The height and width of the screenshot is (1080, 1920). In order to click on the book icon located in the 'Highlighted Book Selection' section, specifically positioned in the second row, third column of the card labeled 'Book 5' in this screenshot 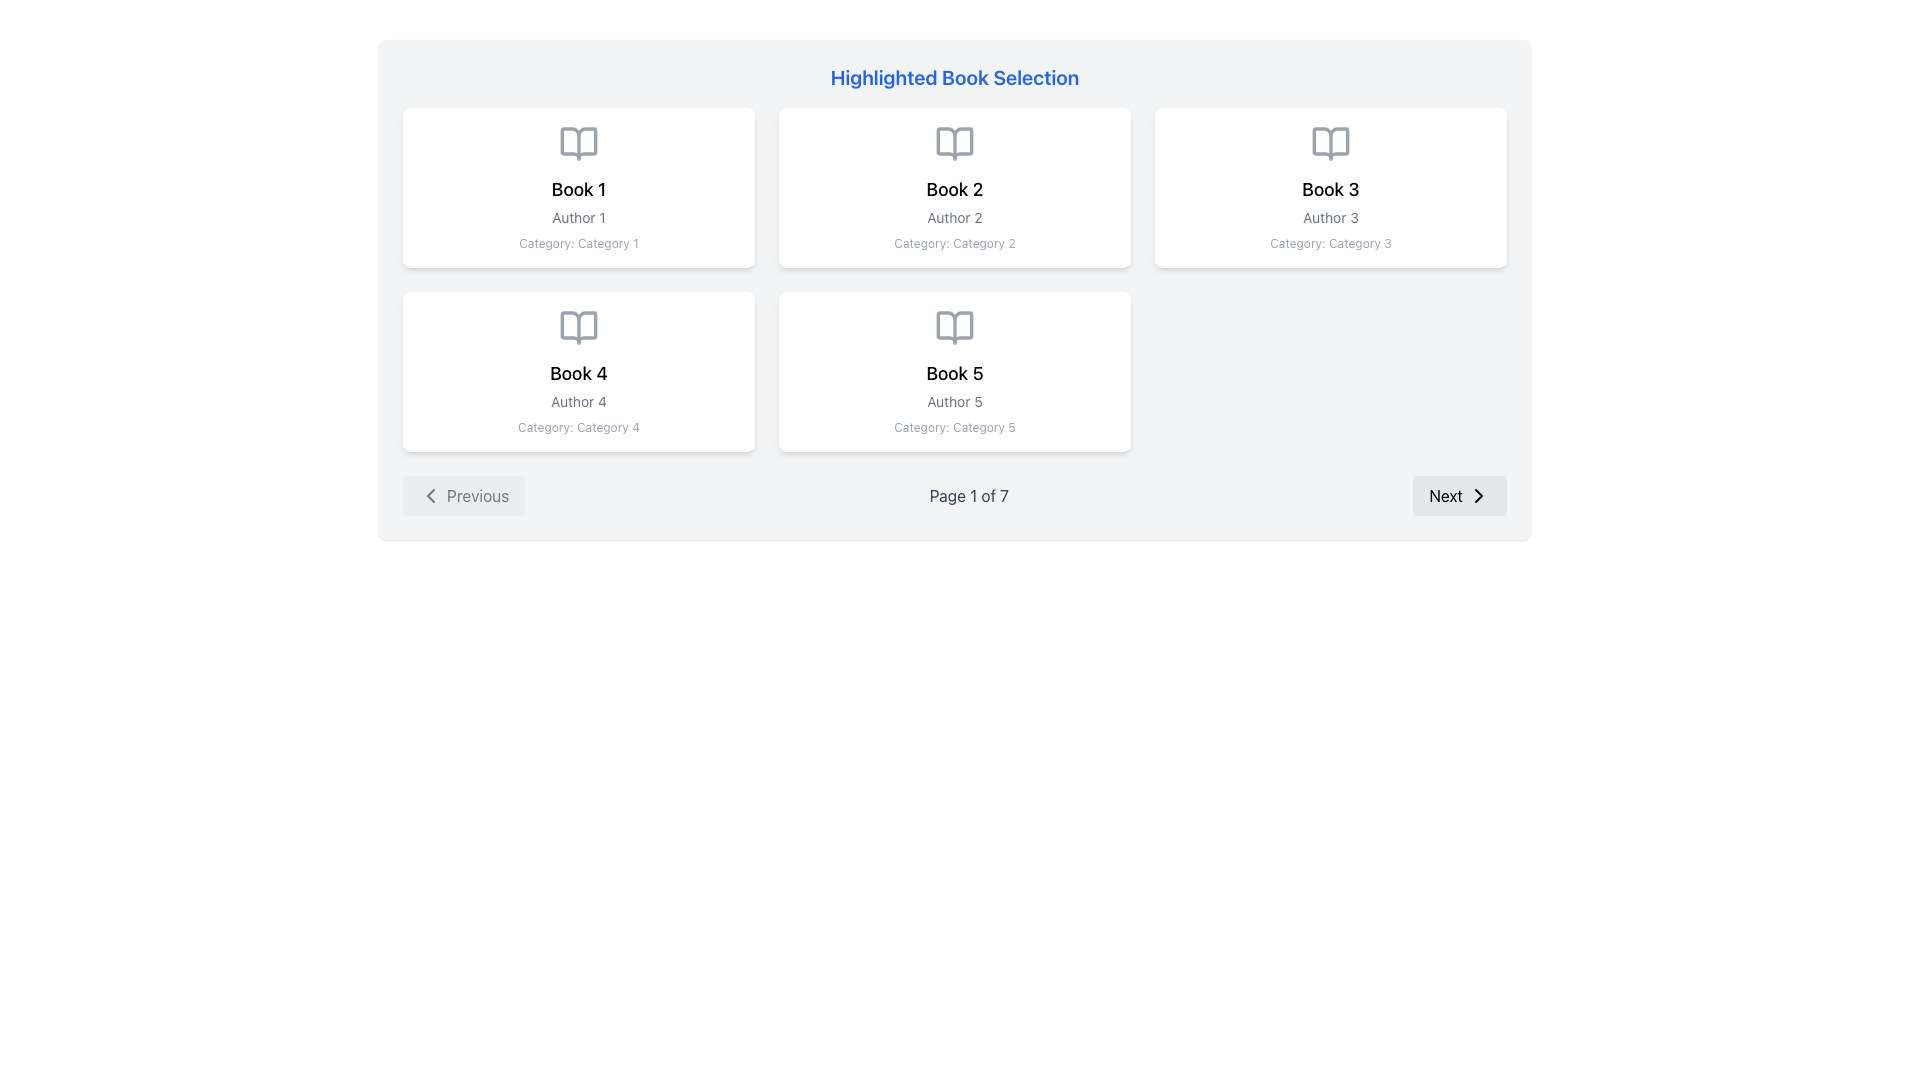, I will do `click(954, 326)`.